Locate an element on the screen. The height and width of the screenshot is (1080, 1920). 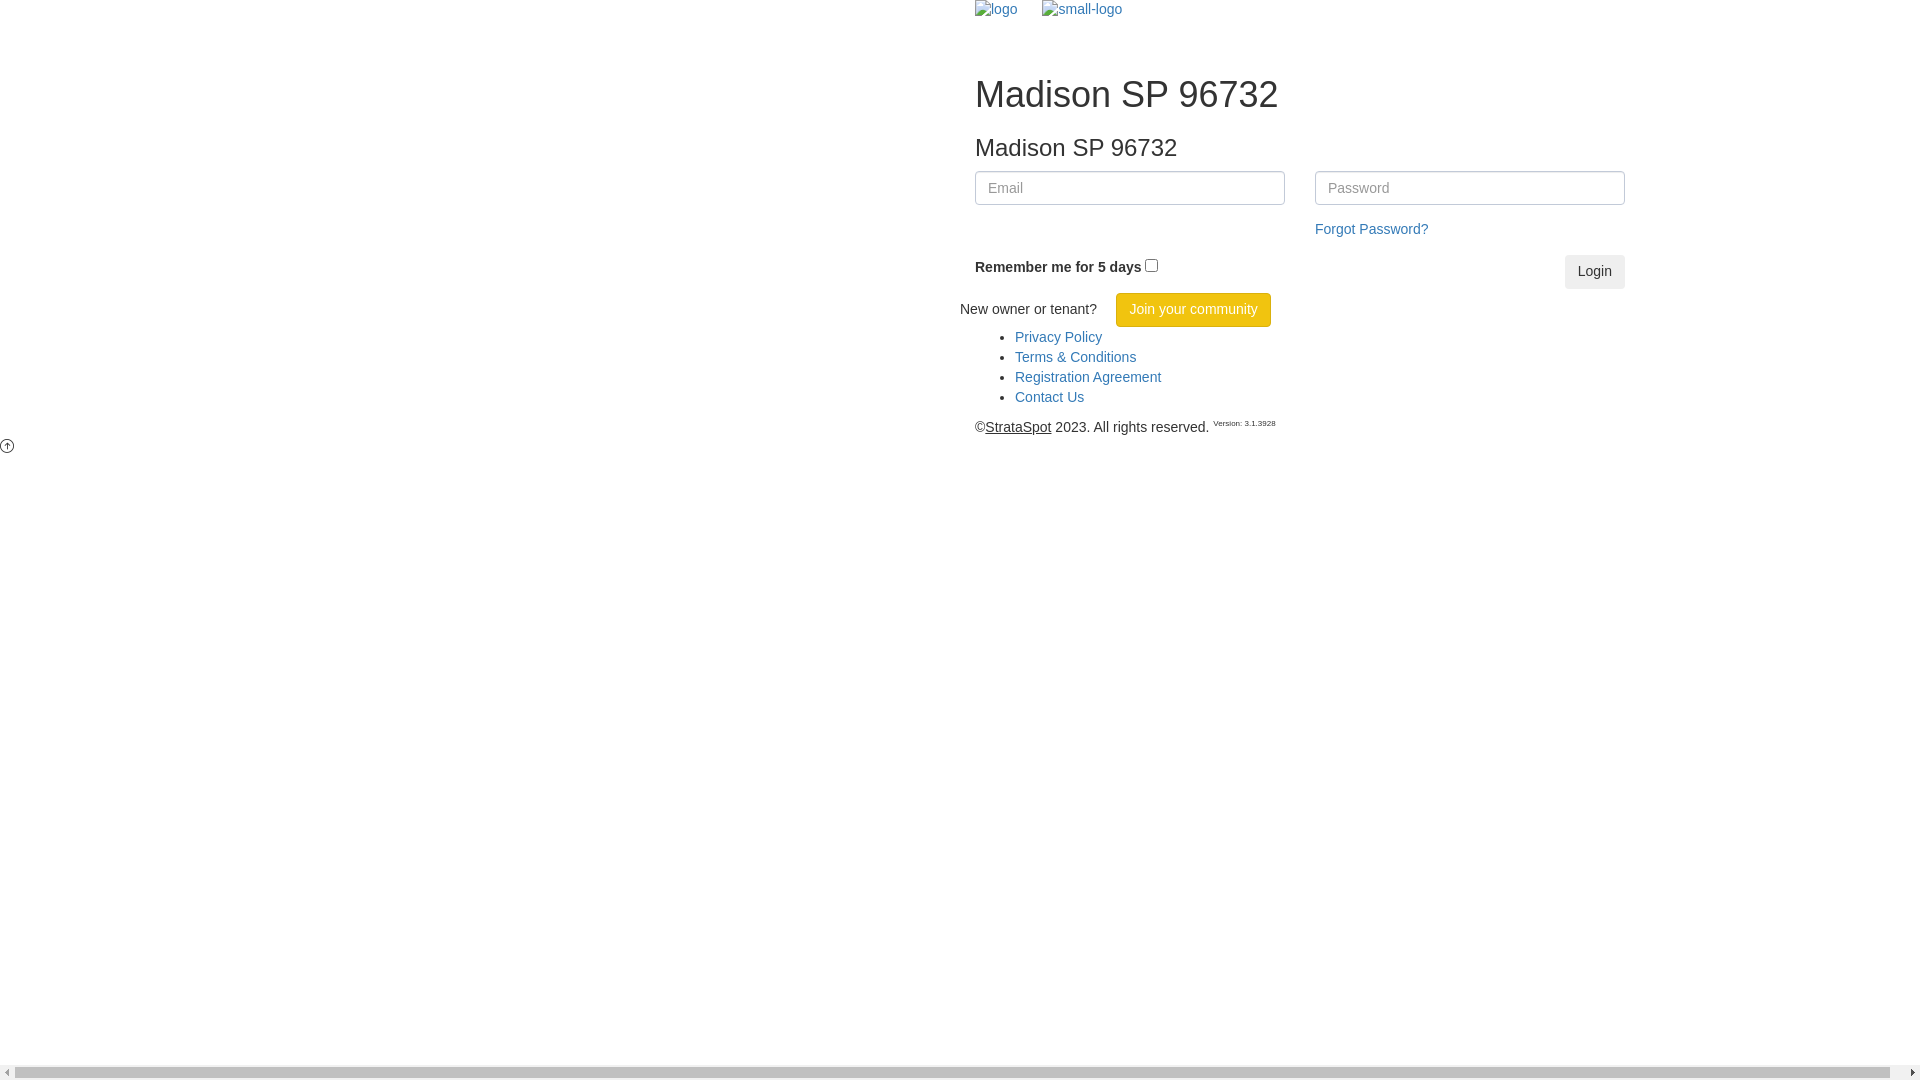
'Contact Us' is located at coordinates (1014, 397).